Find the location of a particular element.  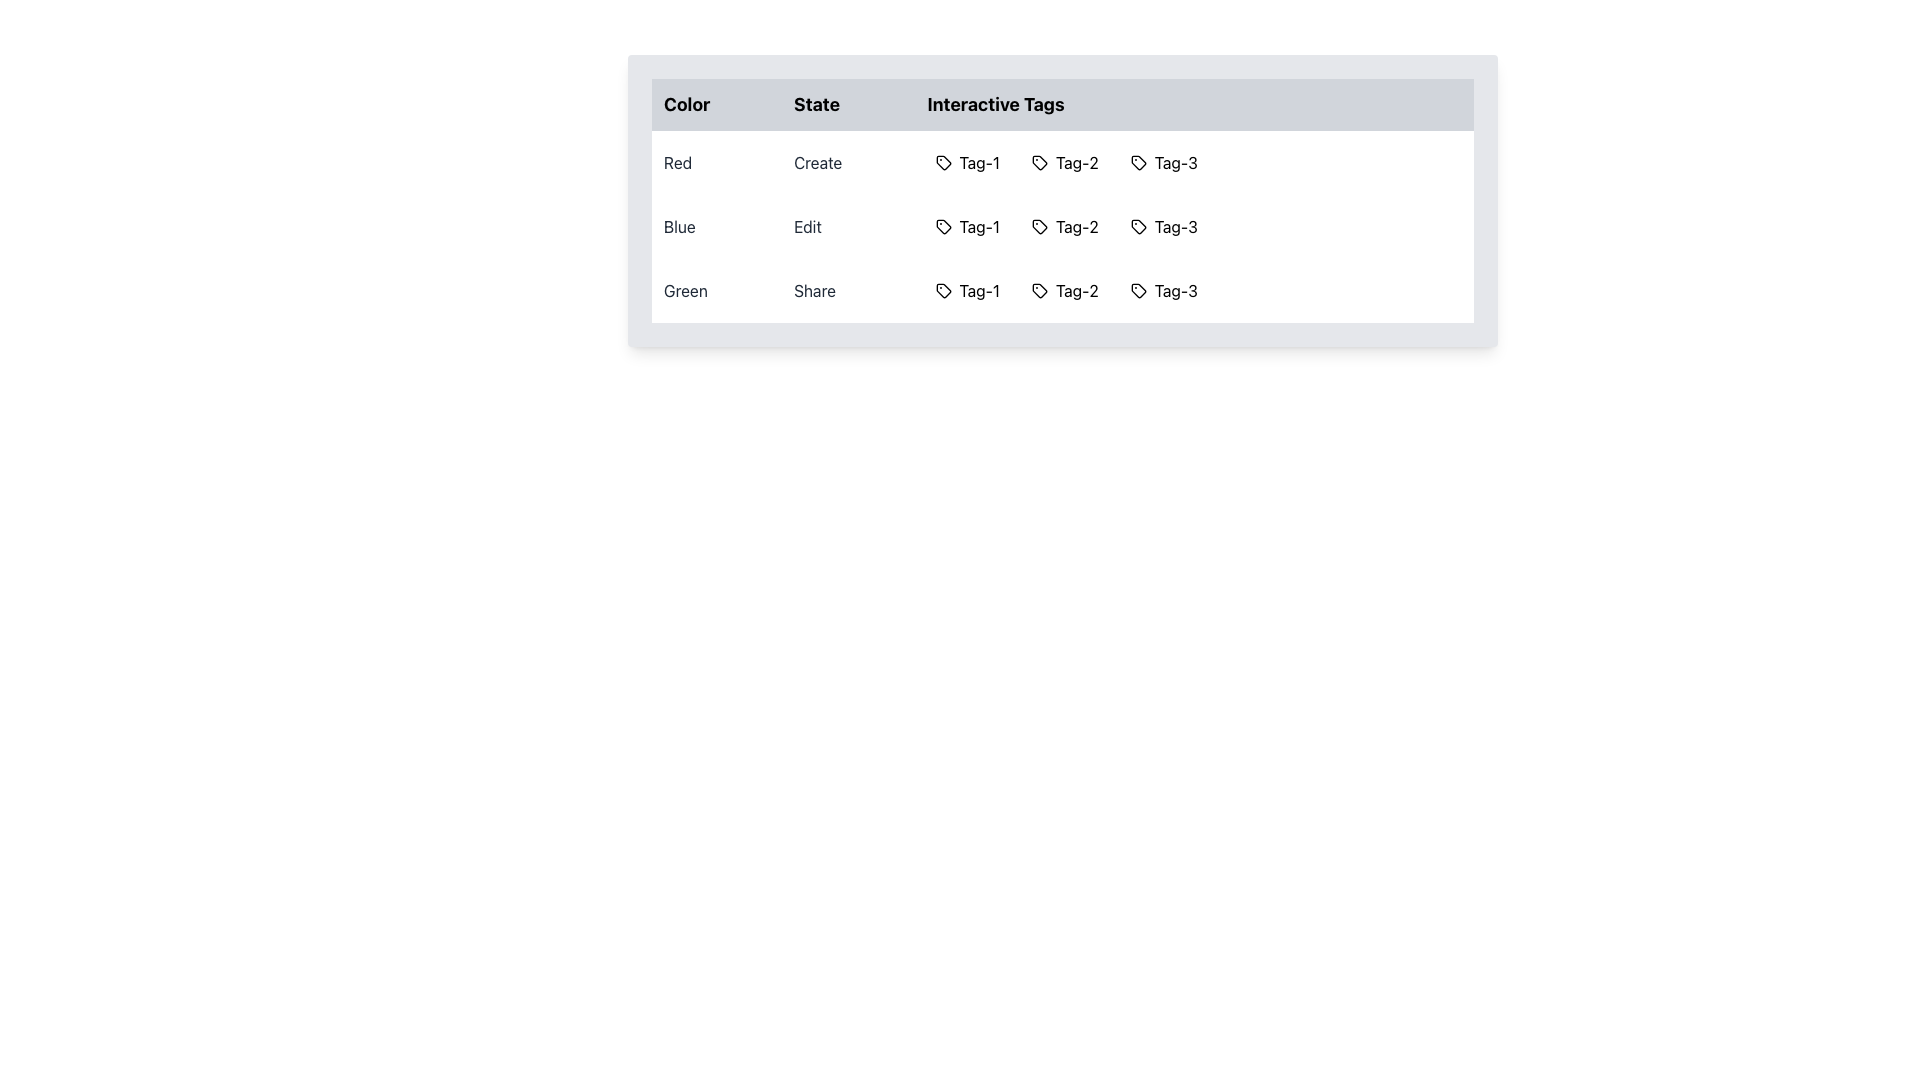

the third tag icon in the 'Edit' state of the table under the 'Interactive Tags' column is located at coordinates (1138, 226).